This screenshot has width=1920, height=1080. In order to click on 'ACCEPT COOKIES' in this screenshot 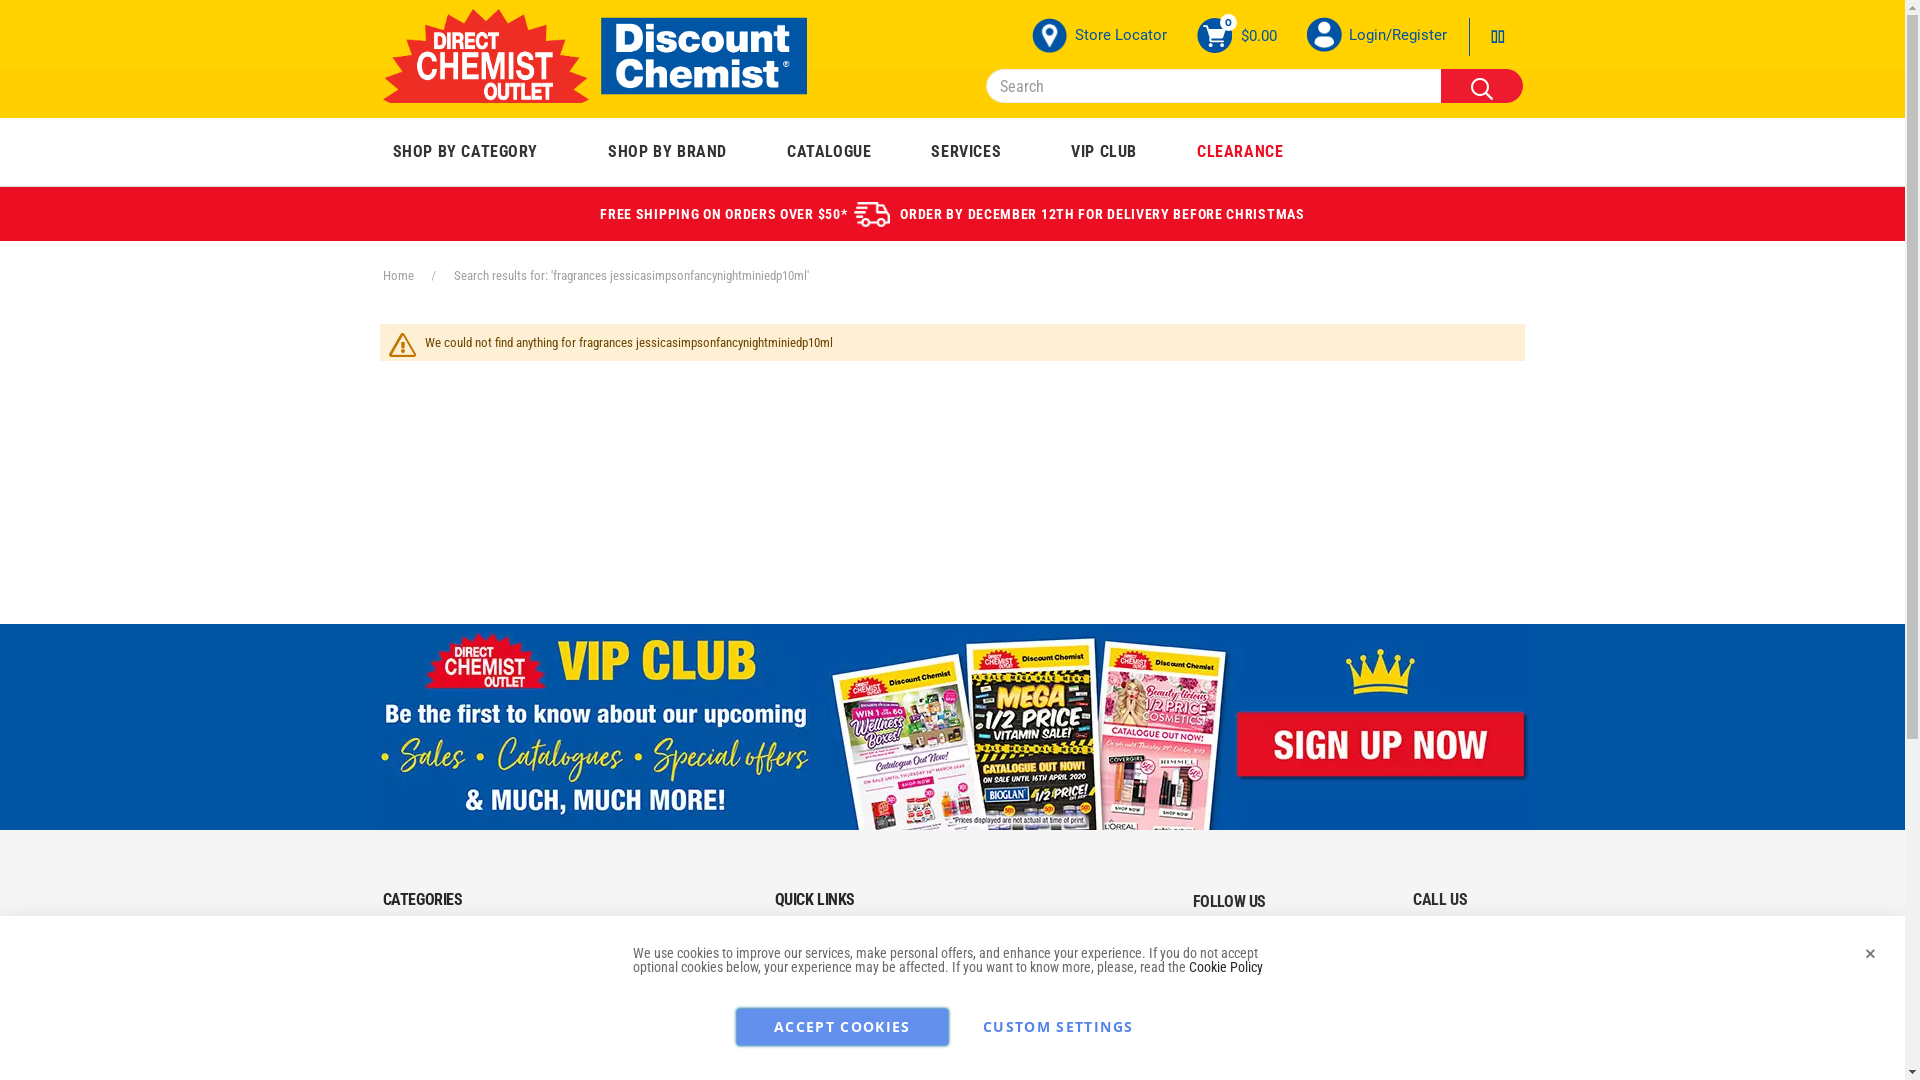, I will do `click(842, 1026)`.